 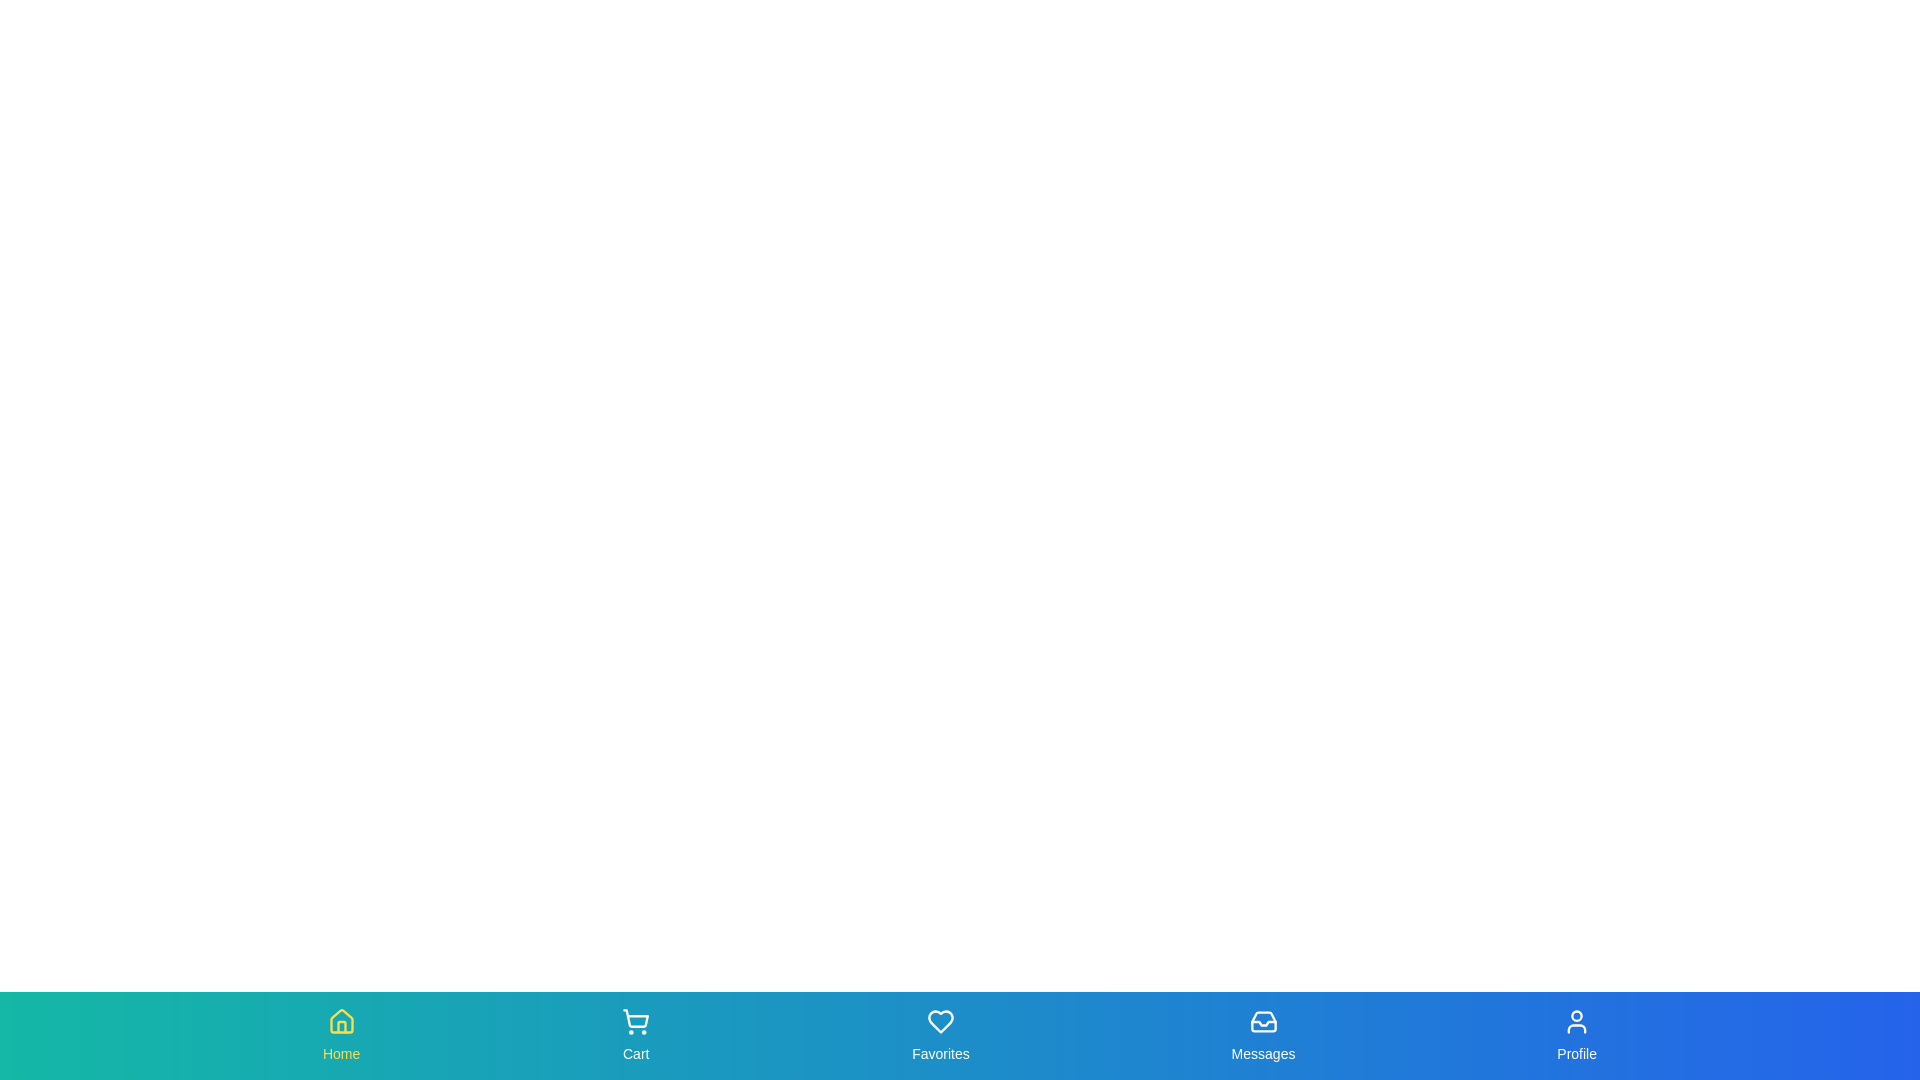 I want to click on the tab labeled Profile to view the scale effect, so click(x=1576, y=1035).